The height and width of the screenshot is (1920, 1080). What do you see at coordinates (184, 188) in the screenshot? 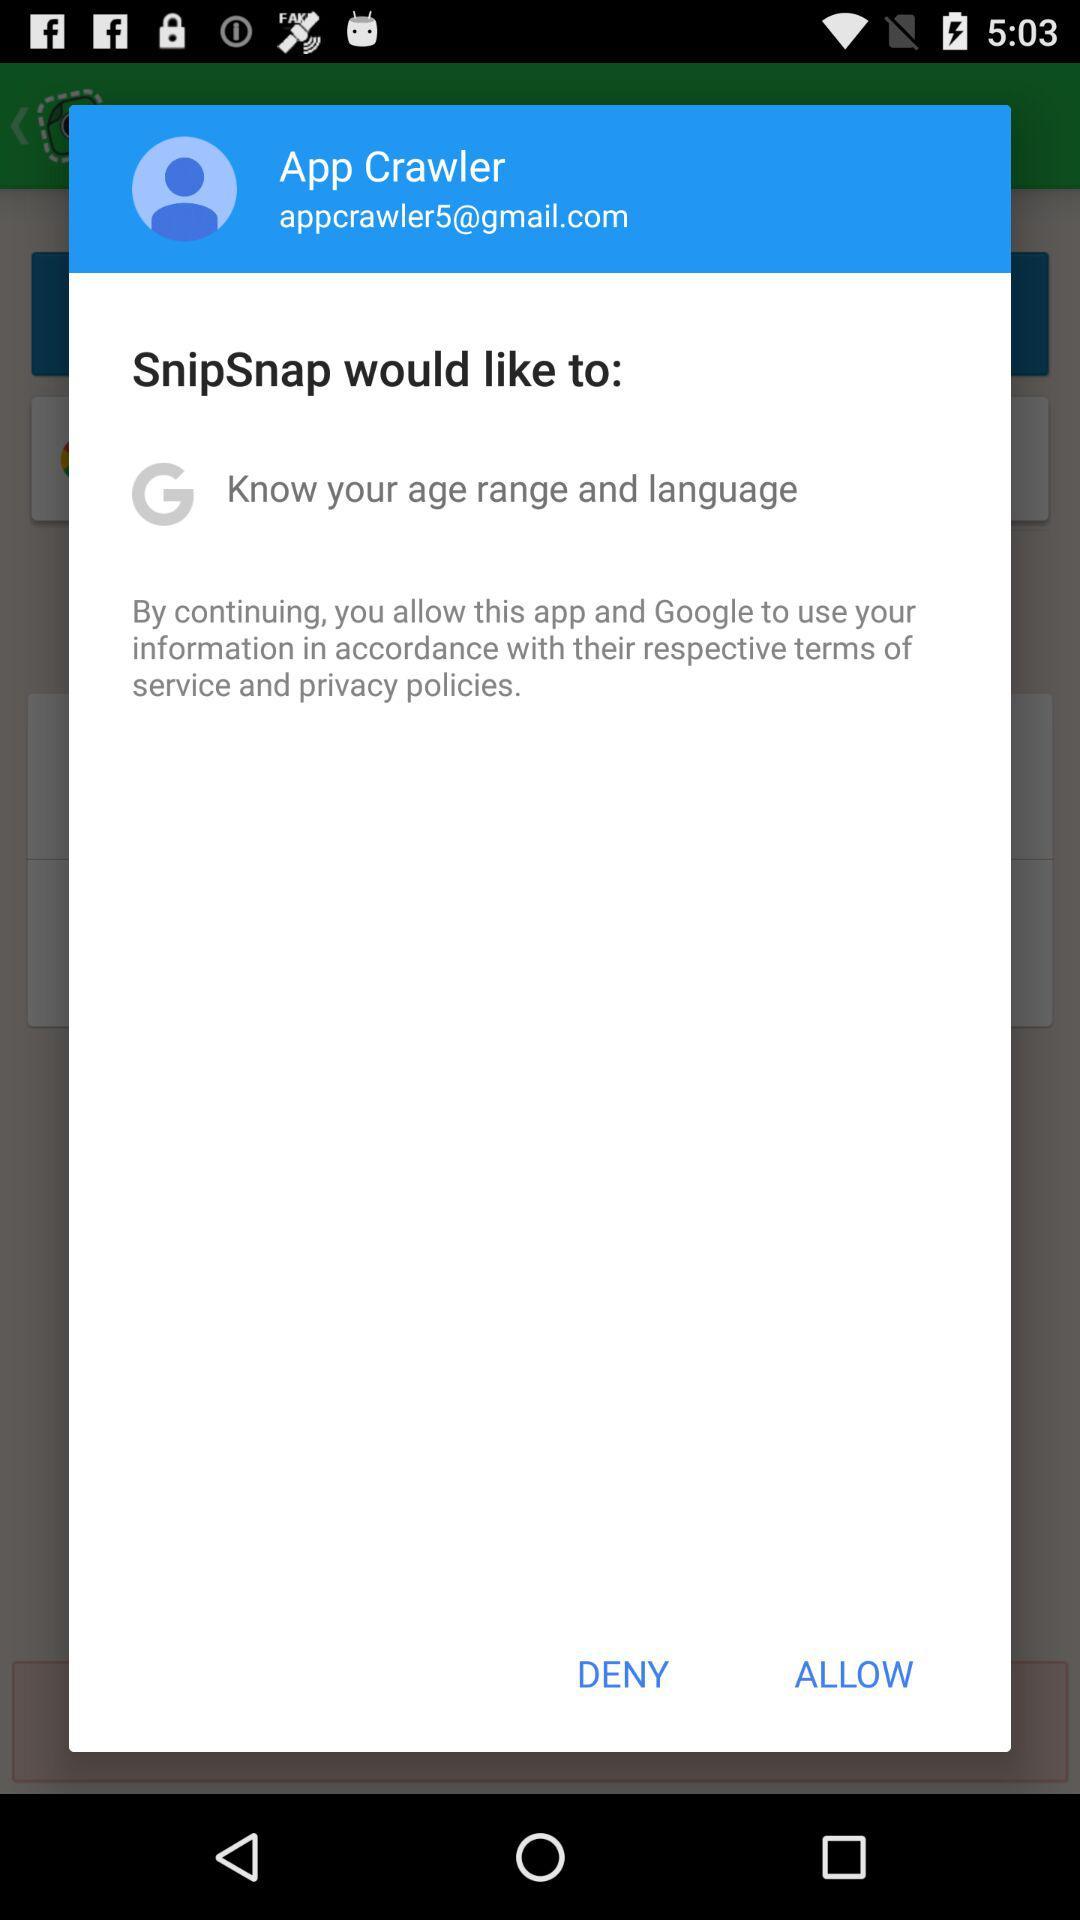
I see `the item above snipsnap would like app` at bounding box center [184, 188].